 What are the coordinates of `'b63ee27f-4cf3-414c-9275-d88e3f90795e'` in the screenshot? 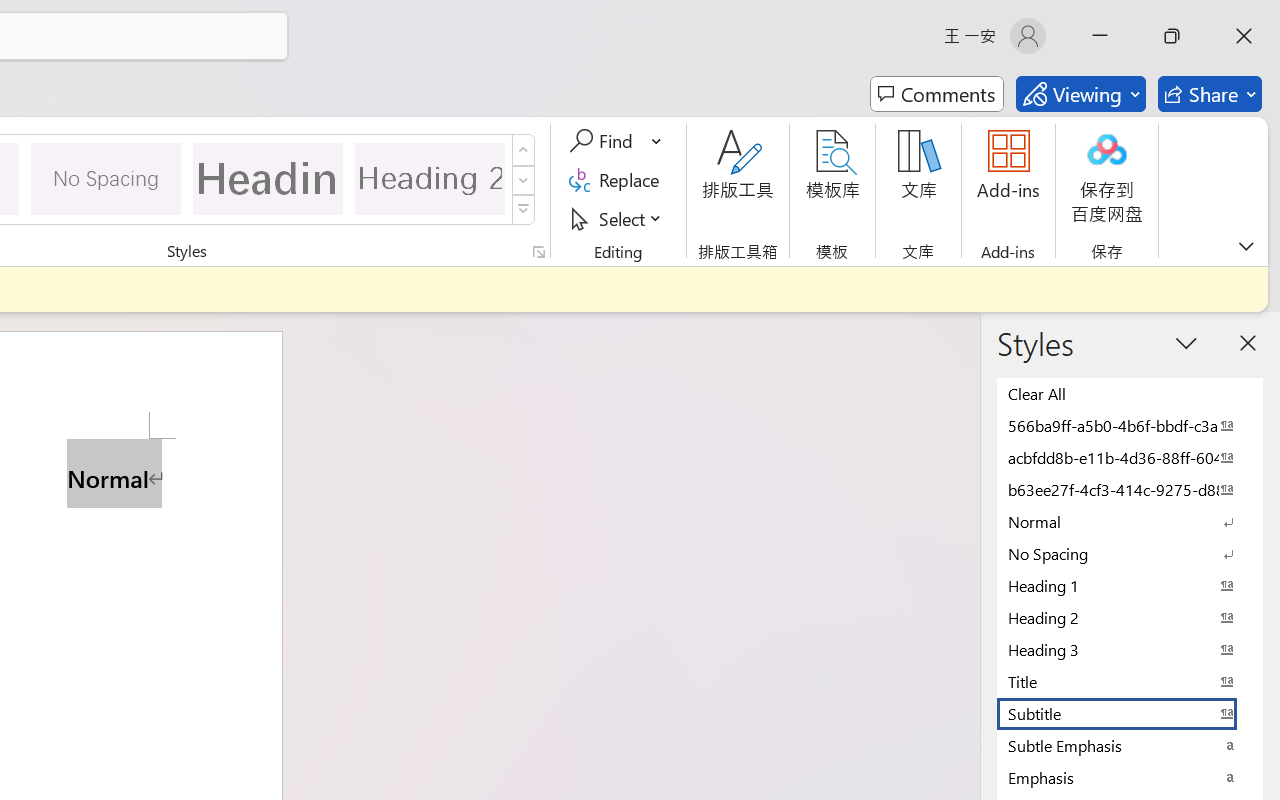 It's located at (1130, 489).